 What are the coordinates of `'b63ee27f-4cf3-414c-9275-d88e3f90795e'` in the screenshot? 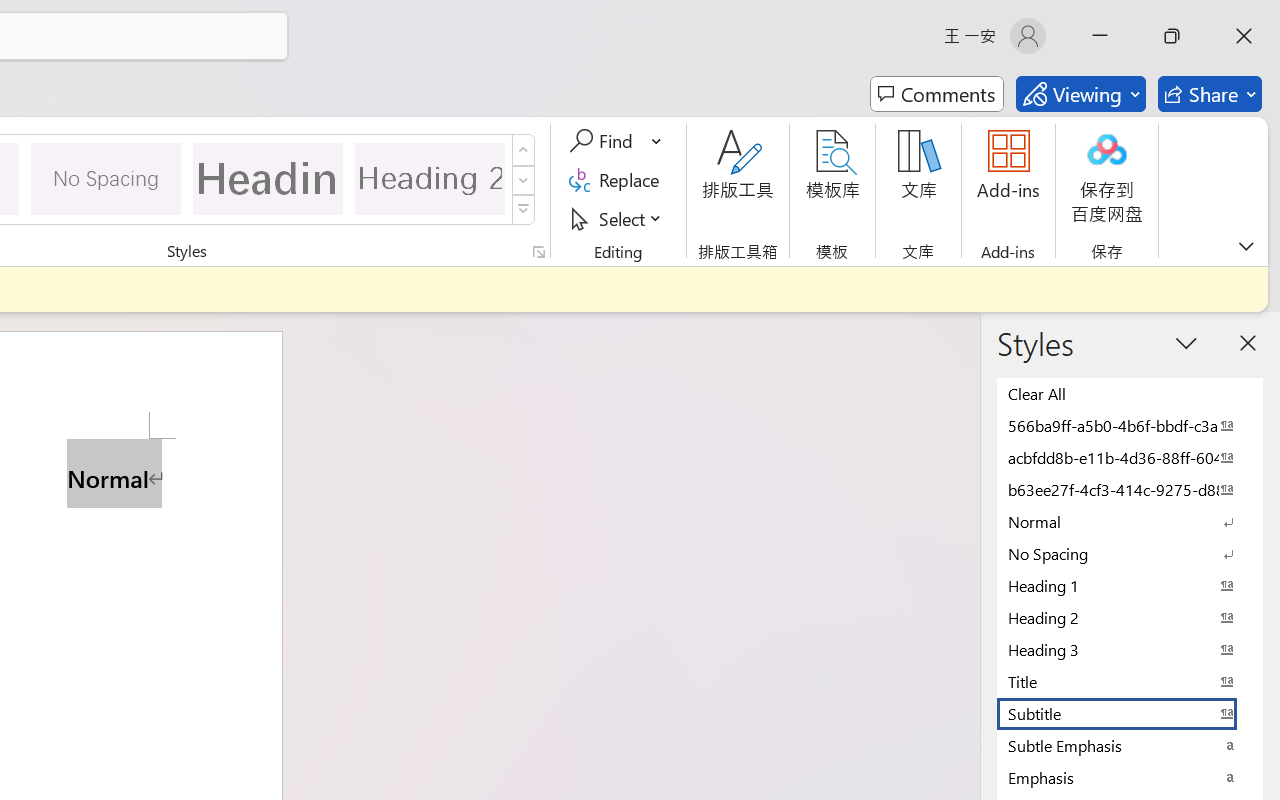 It's located at (1130, 489).